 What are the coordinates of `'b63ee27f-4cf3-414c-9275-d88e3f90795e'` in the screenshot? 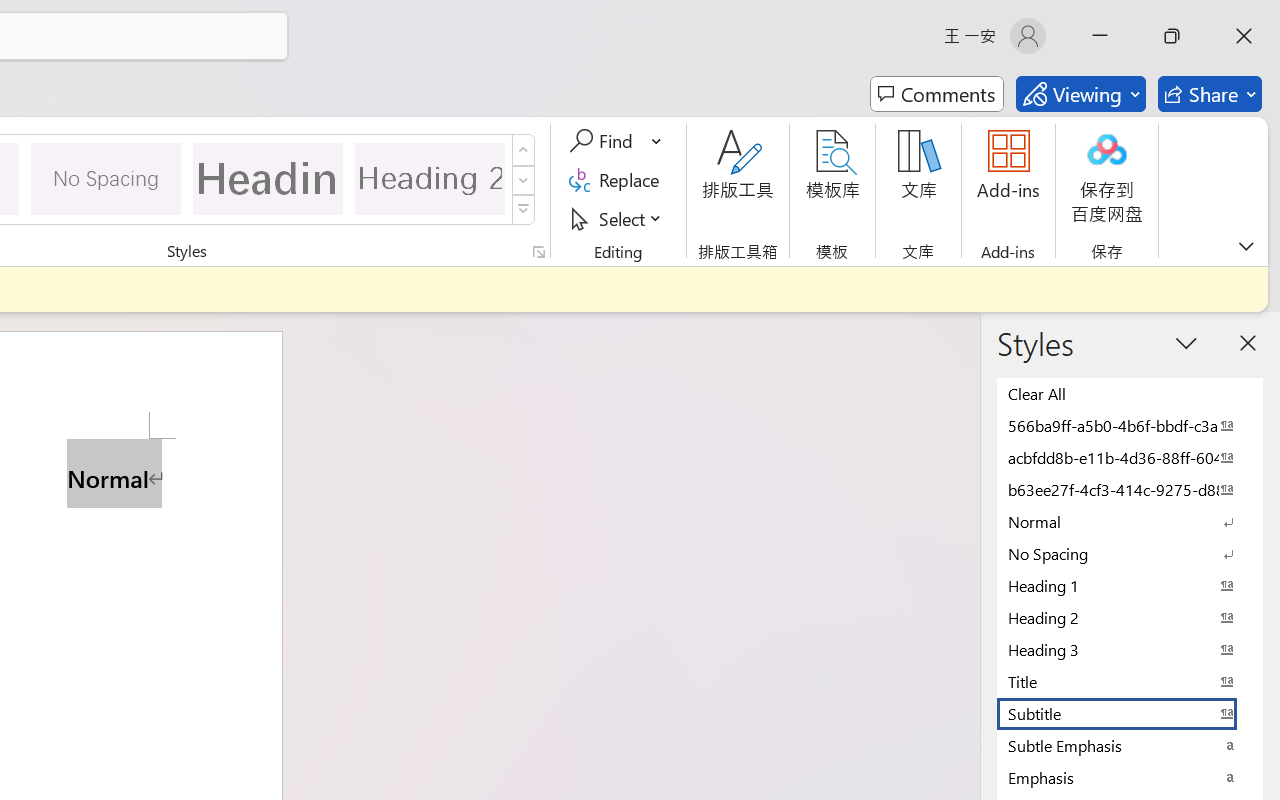 It's located at (1130, 489).